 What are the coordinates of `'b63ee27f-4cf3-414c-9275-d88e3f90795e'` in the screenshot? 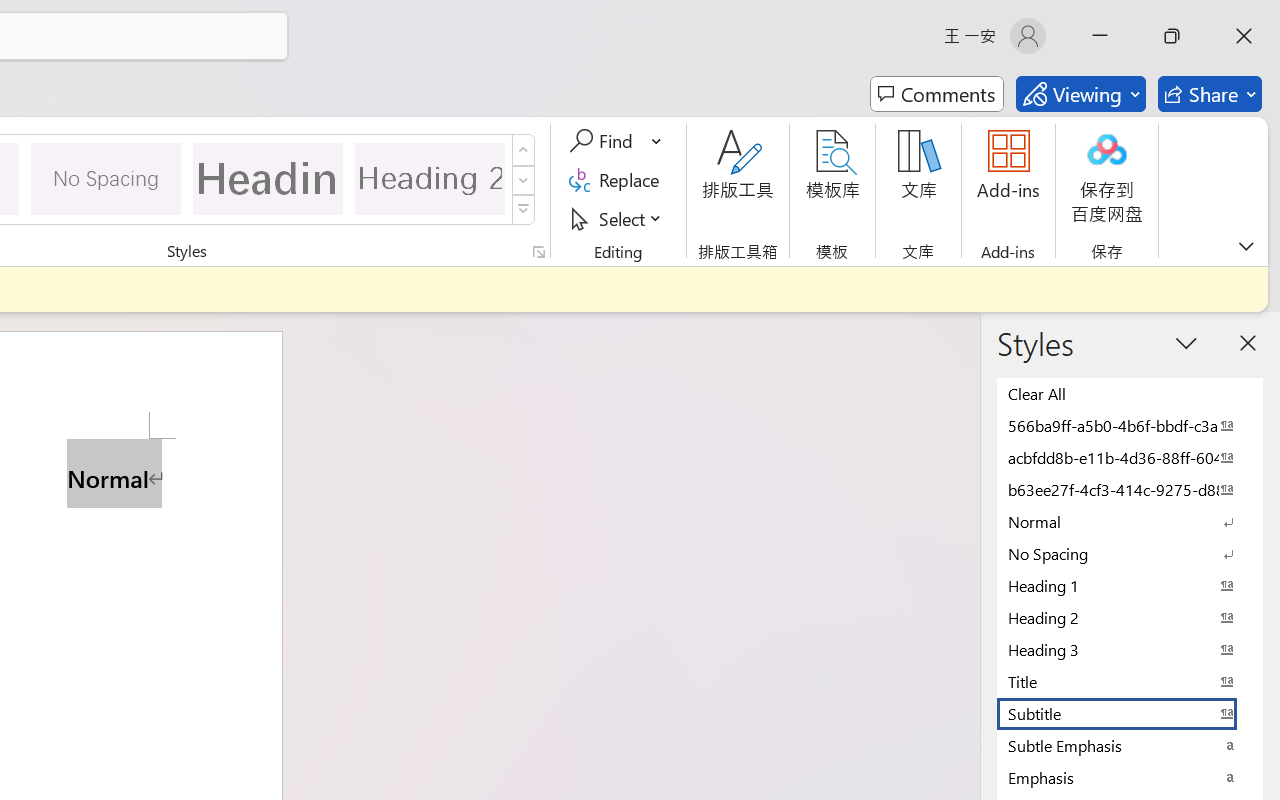 It's located at (1130, 489).